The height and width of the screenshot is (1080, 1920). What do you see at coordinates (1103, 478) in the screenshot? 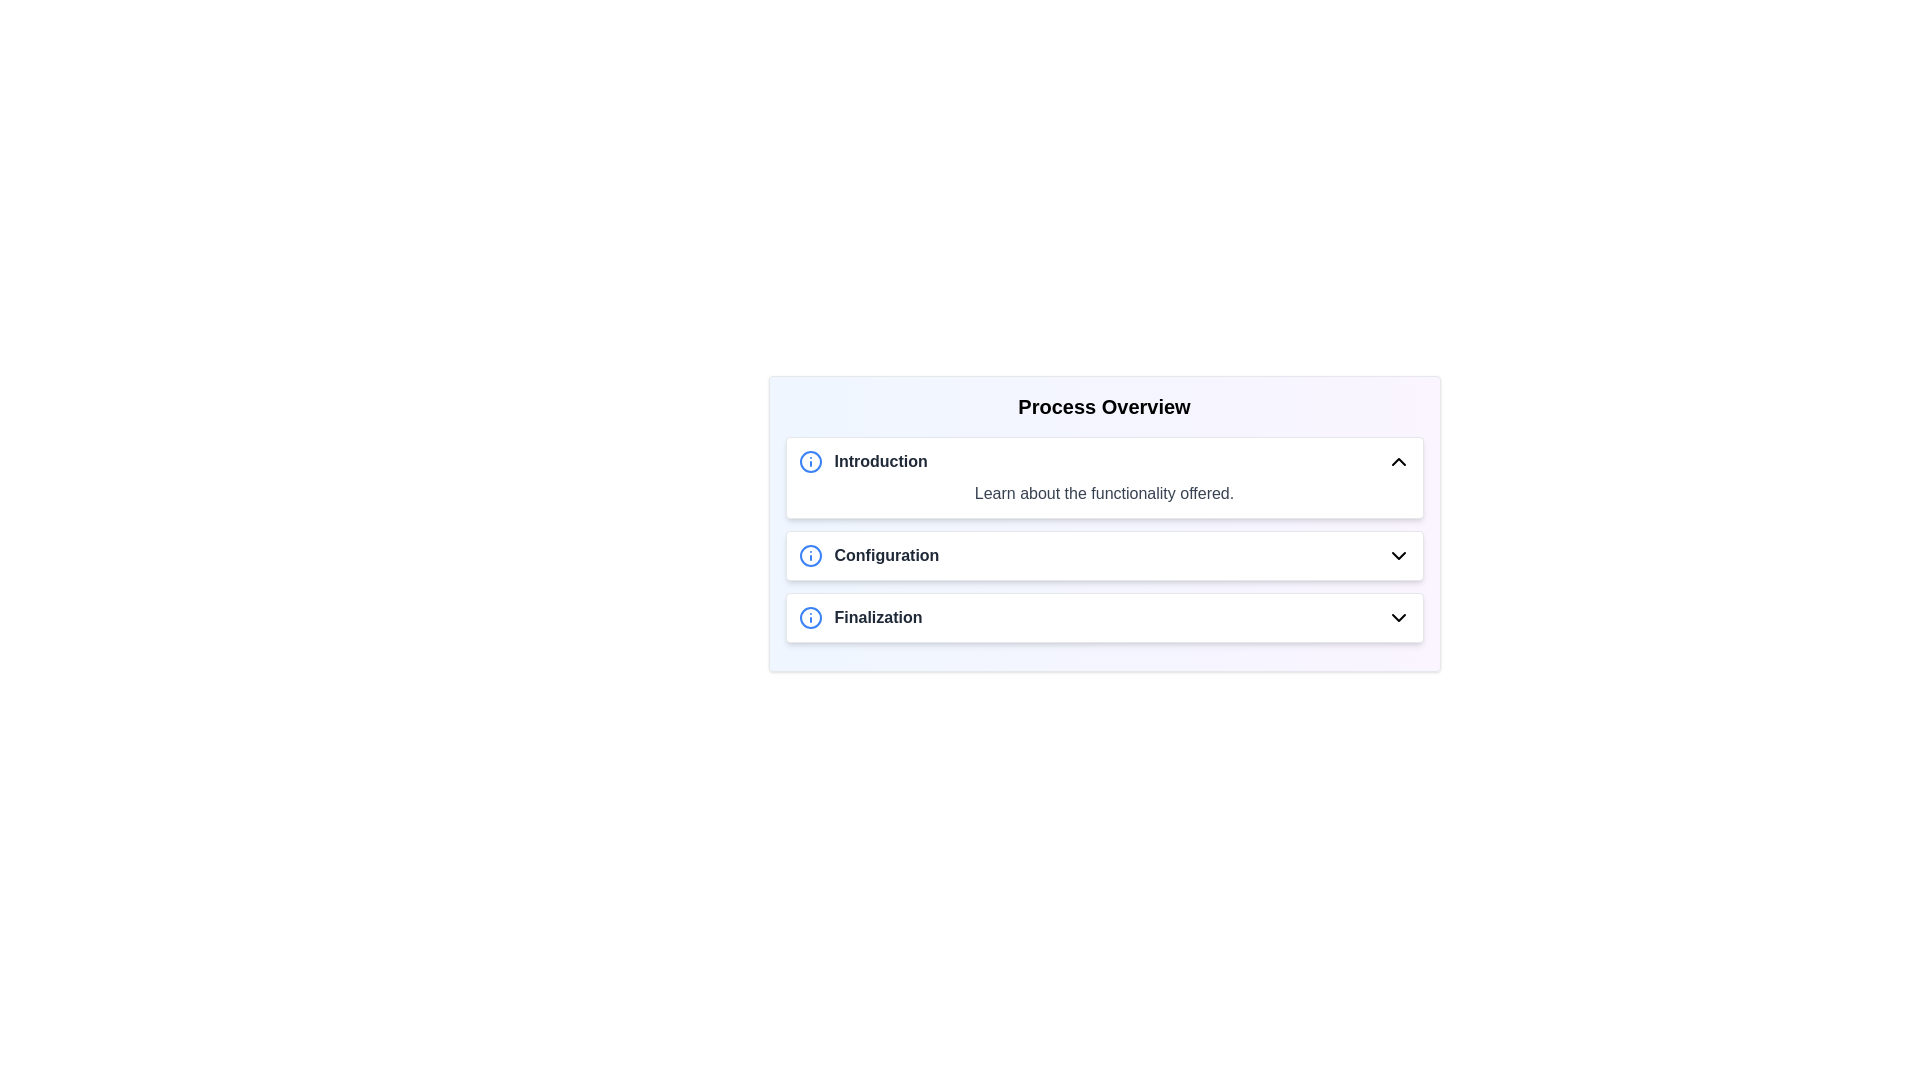
I see `description text within the 'Introduction' collapsible section, which contains an informative text: 'Learn about the functionality offered.'` at bounding box center [1103, 478].